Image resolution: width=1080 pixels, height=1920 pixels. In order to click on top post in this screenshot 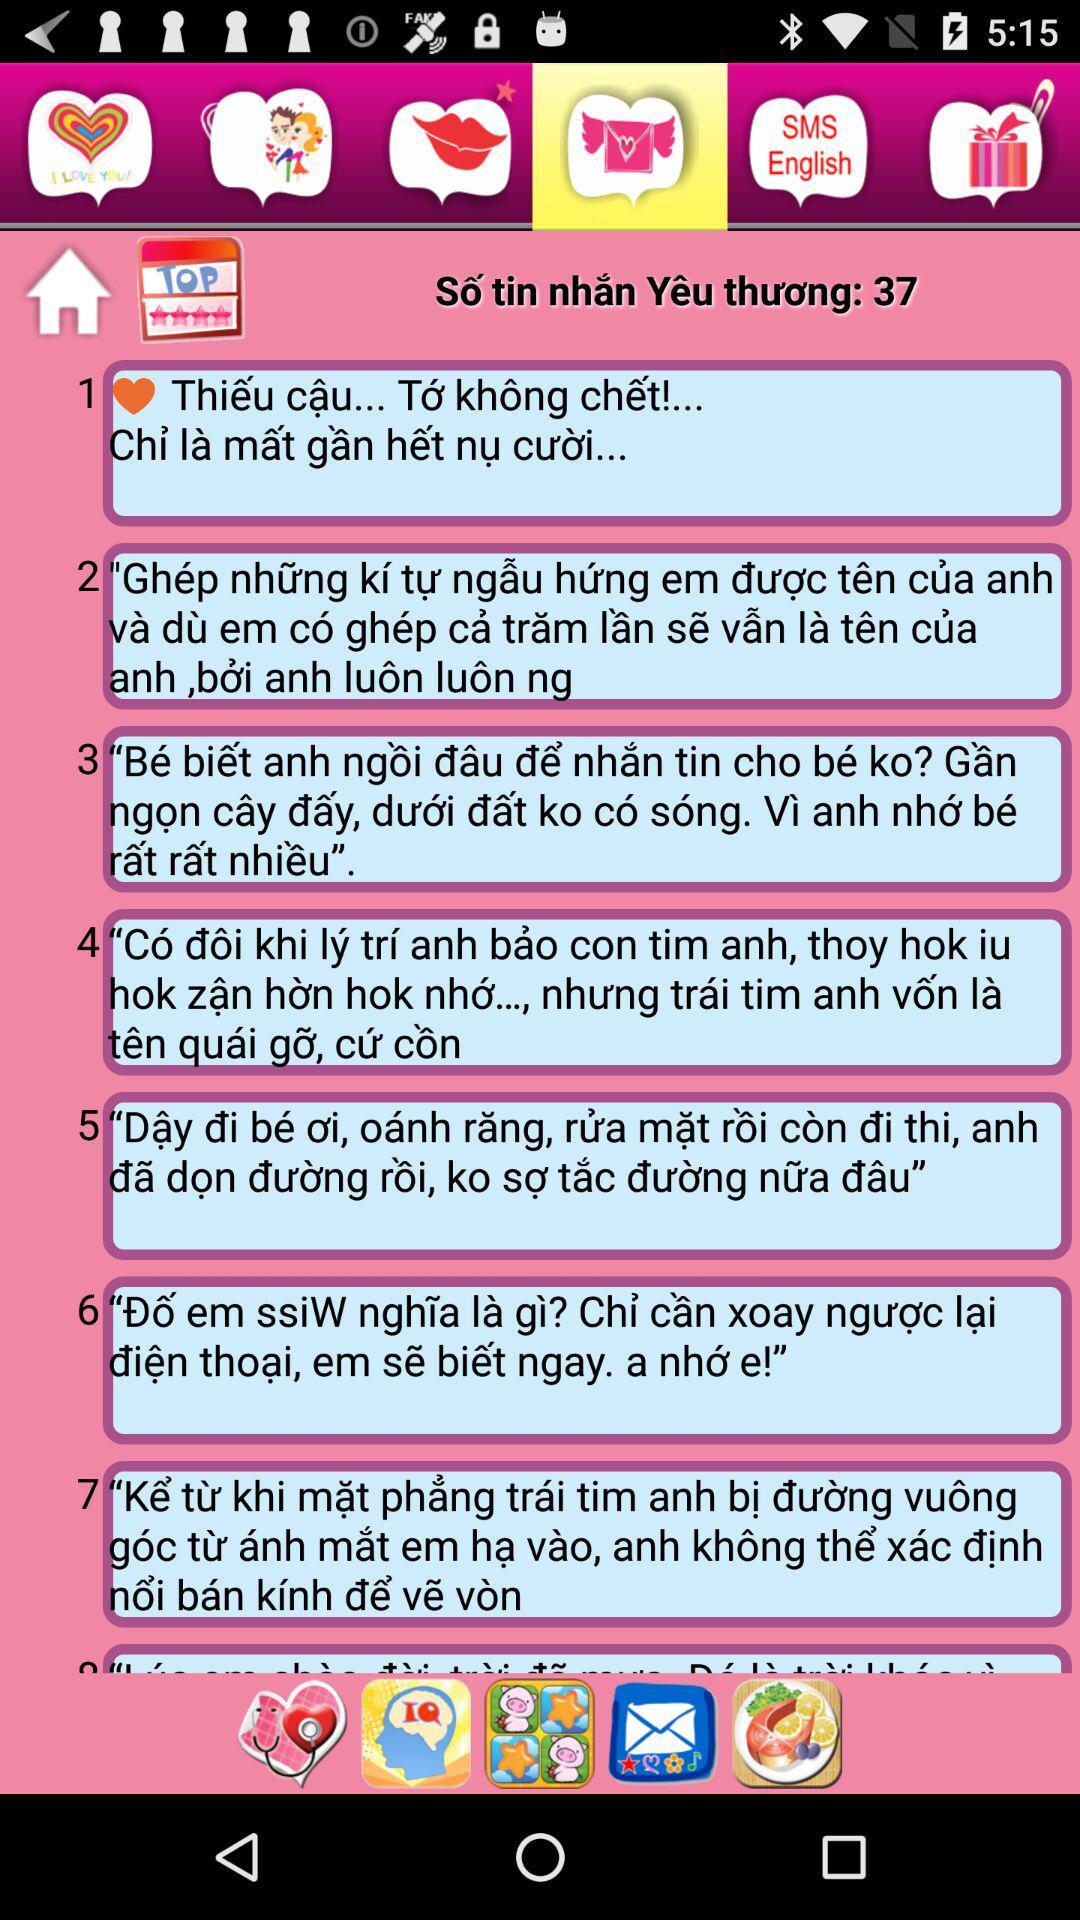, I will do `click(192, 290)`.